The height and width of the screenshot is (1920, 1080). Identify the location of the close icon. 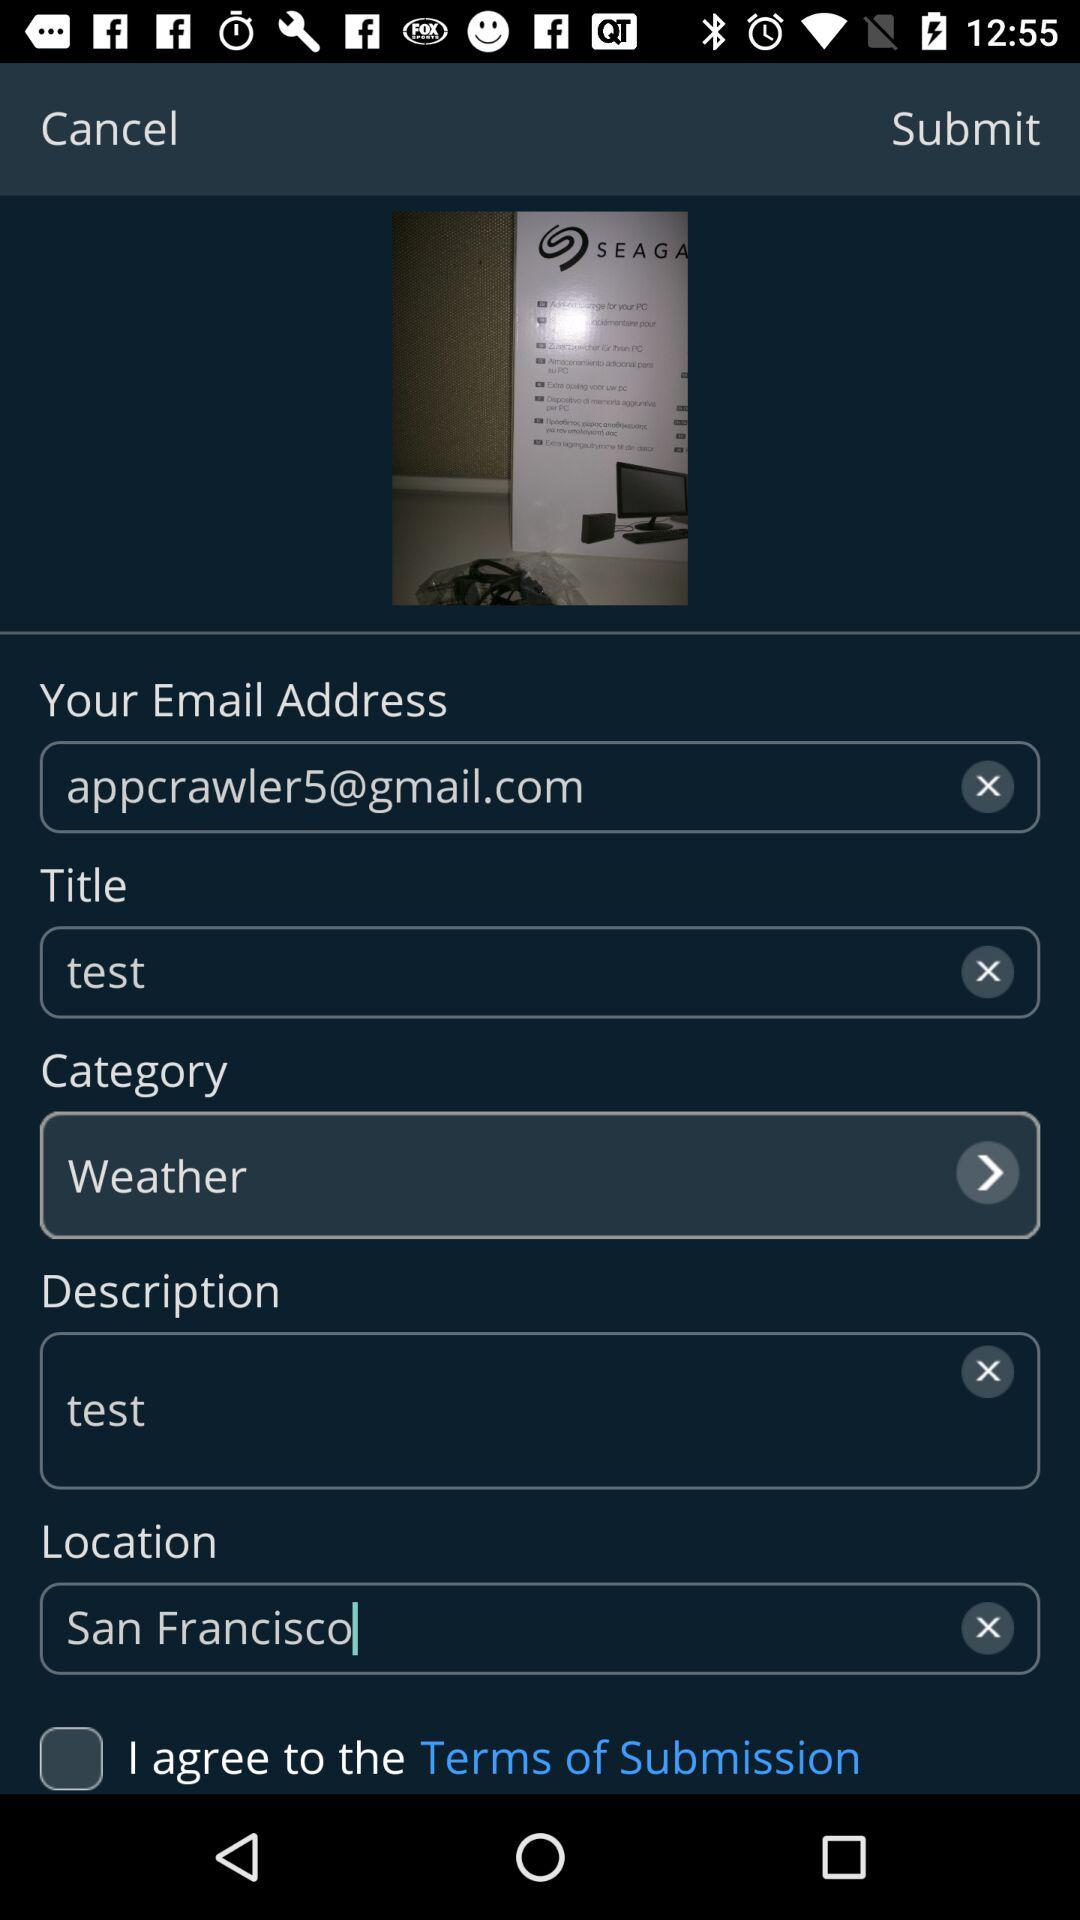
(986, 1628).